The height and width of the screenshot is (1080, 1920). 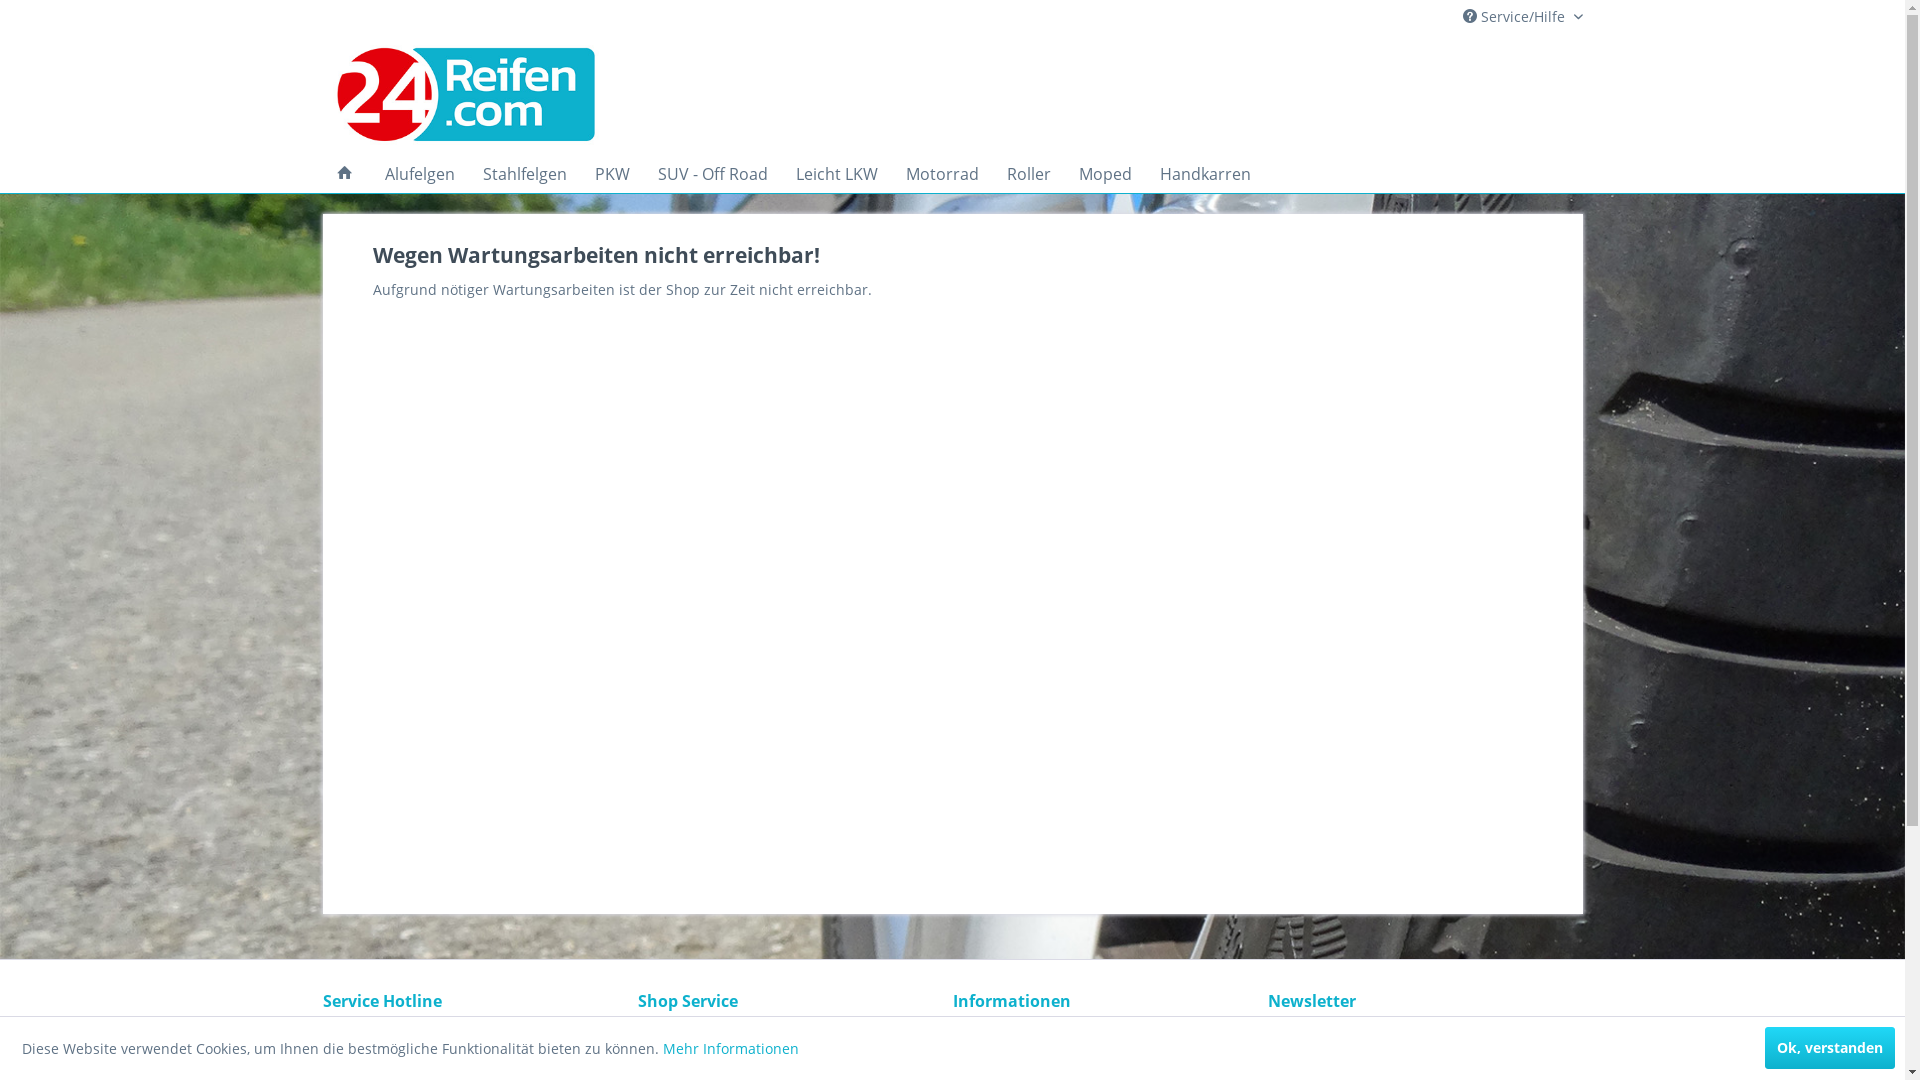 I want to click on 'Handkarren', so click(x=1204, y=172).